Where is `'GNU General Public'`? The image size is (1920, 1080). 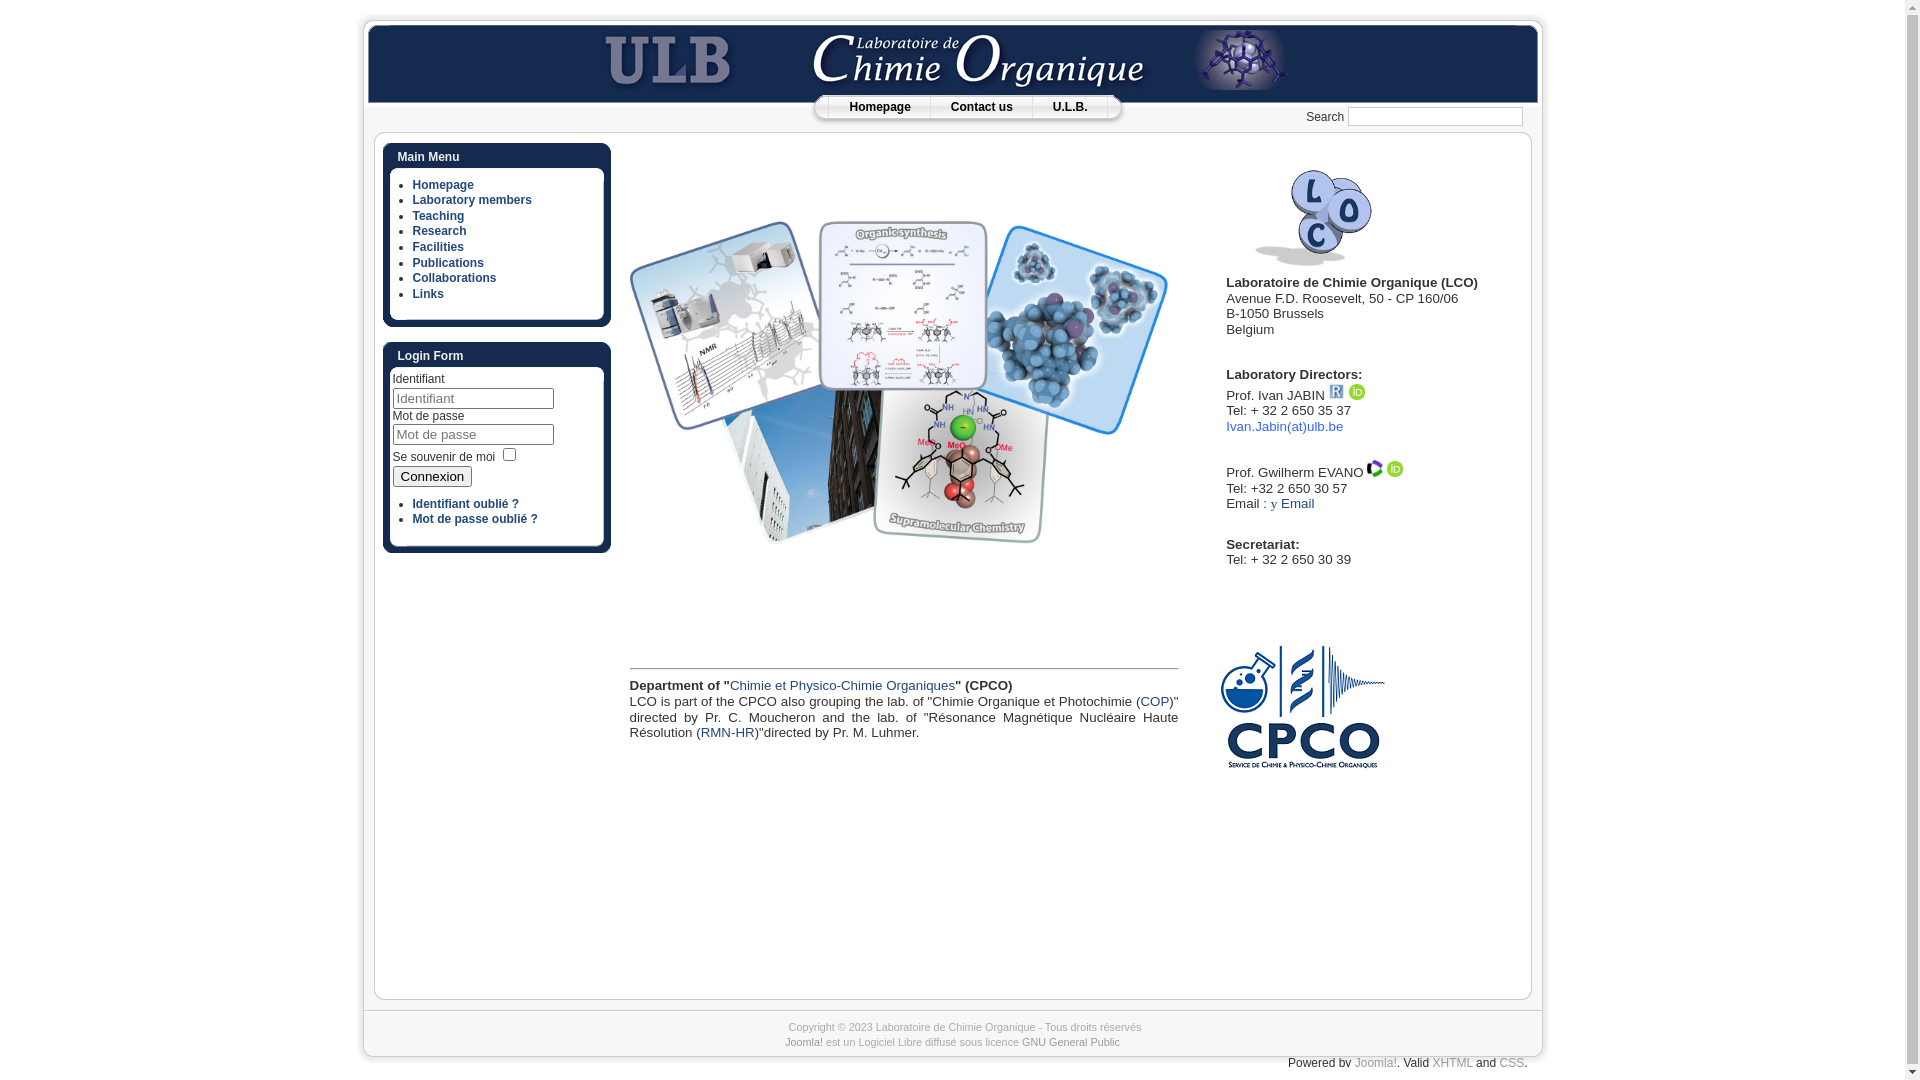 'GNU General Public' is located at coordinates (1069, 1040).